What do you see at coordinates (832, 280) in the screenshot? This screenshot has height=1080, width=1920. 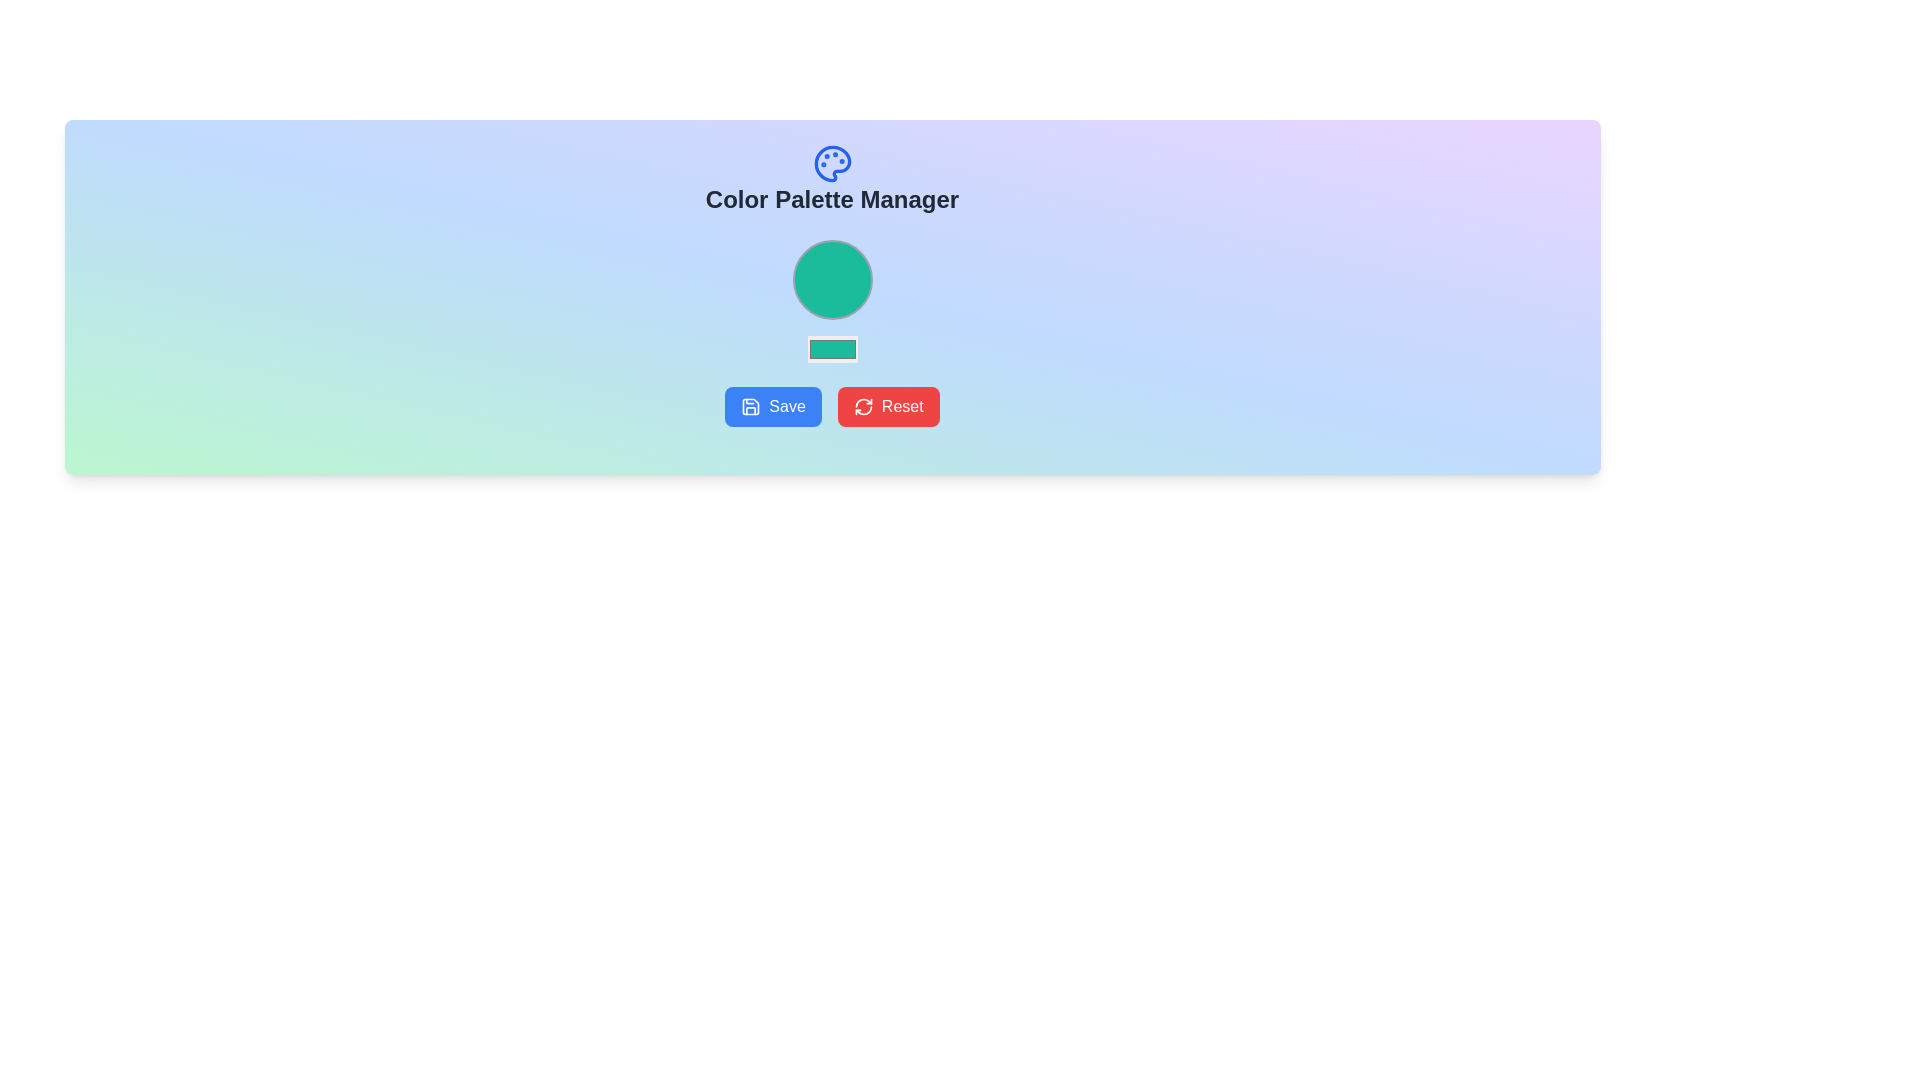 I see `the displayed color in the circular indicator located centrally below the 'Color Palette Manager' header` at bounding box center [832, 280].